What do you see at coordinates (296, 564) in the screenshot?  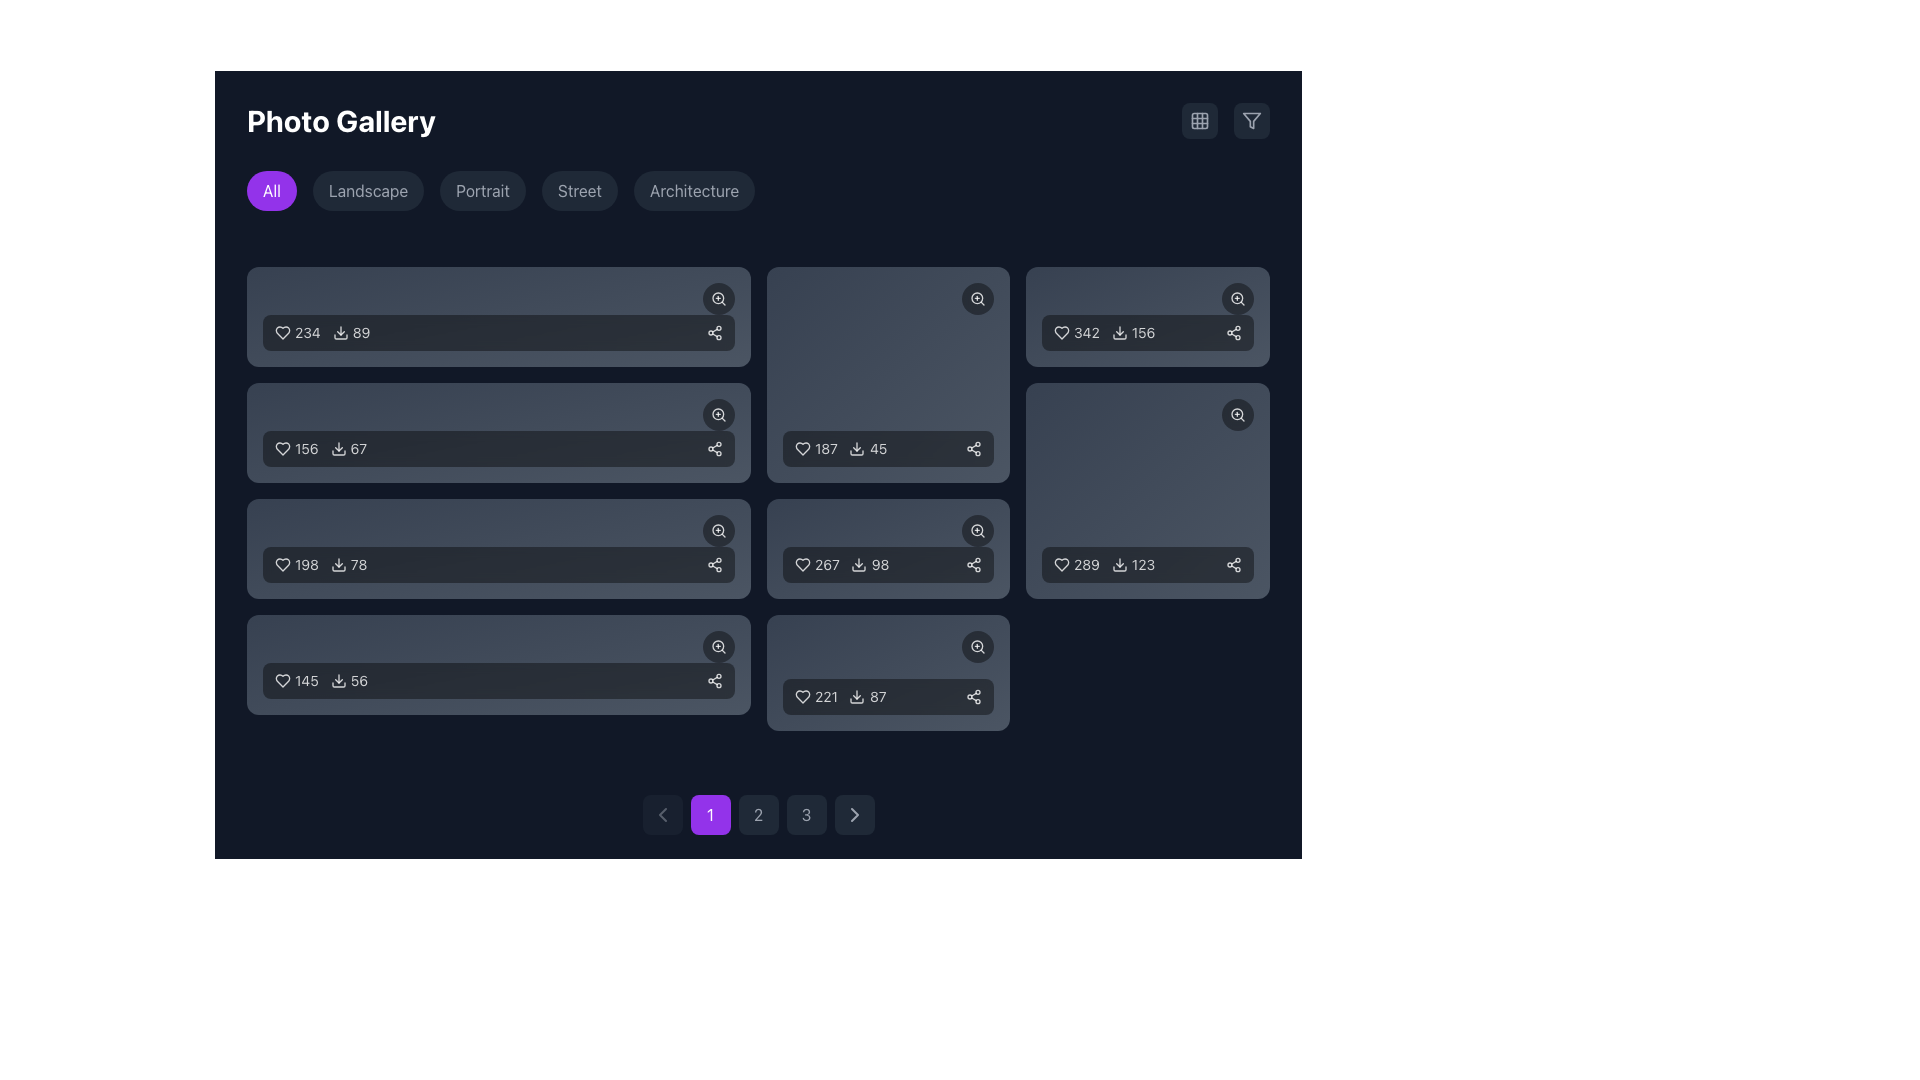 I see `the Like counter with icon in the third row of image statistics` at bounding box center [296, 564].